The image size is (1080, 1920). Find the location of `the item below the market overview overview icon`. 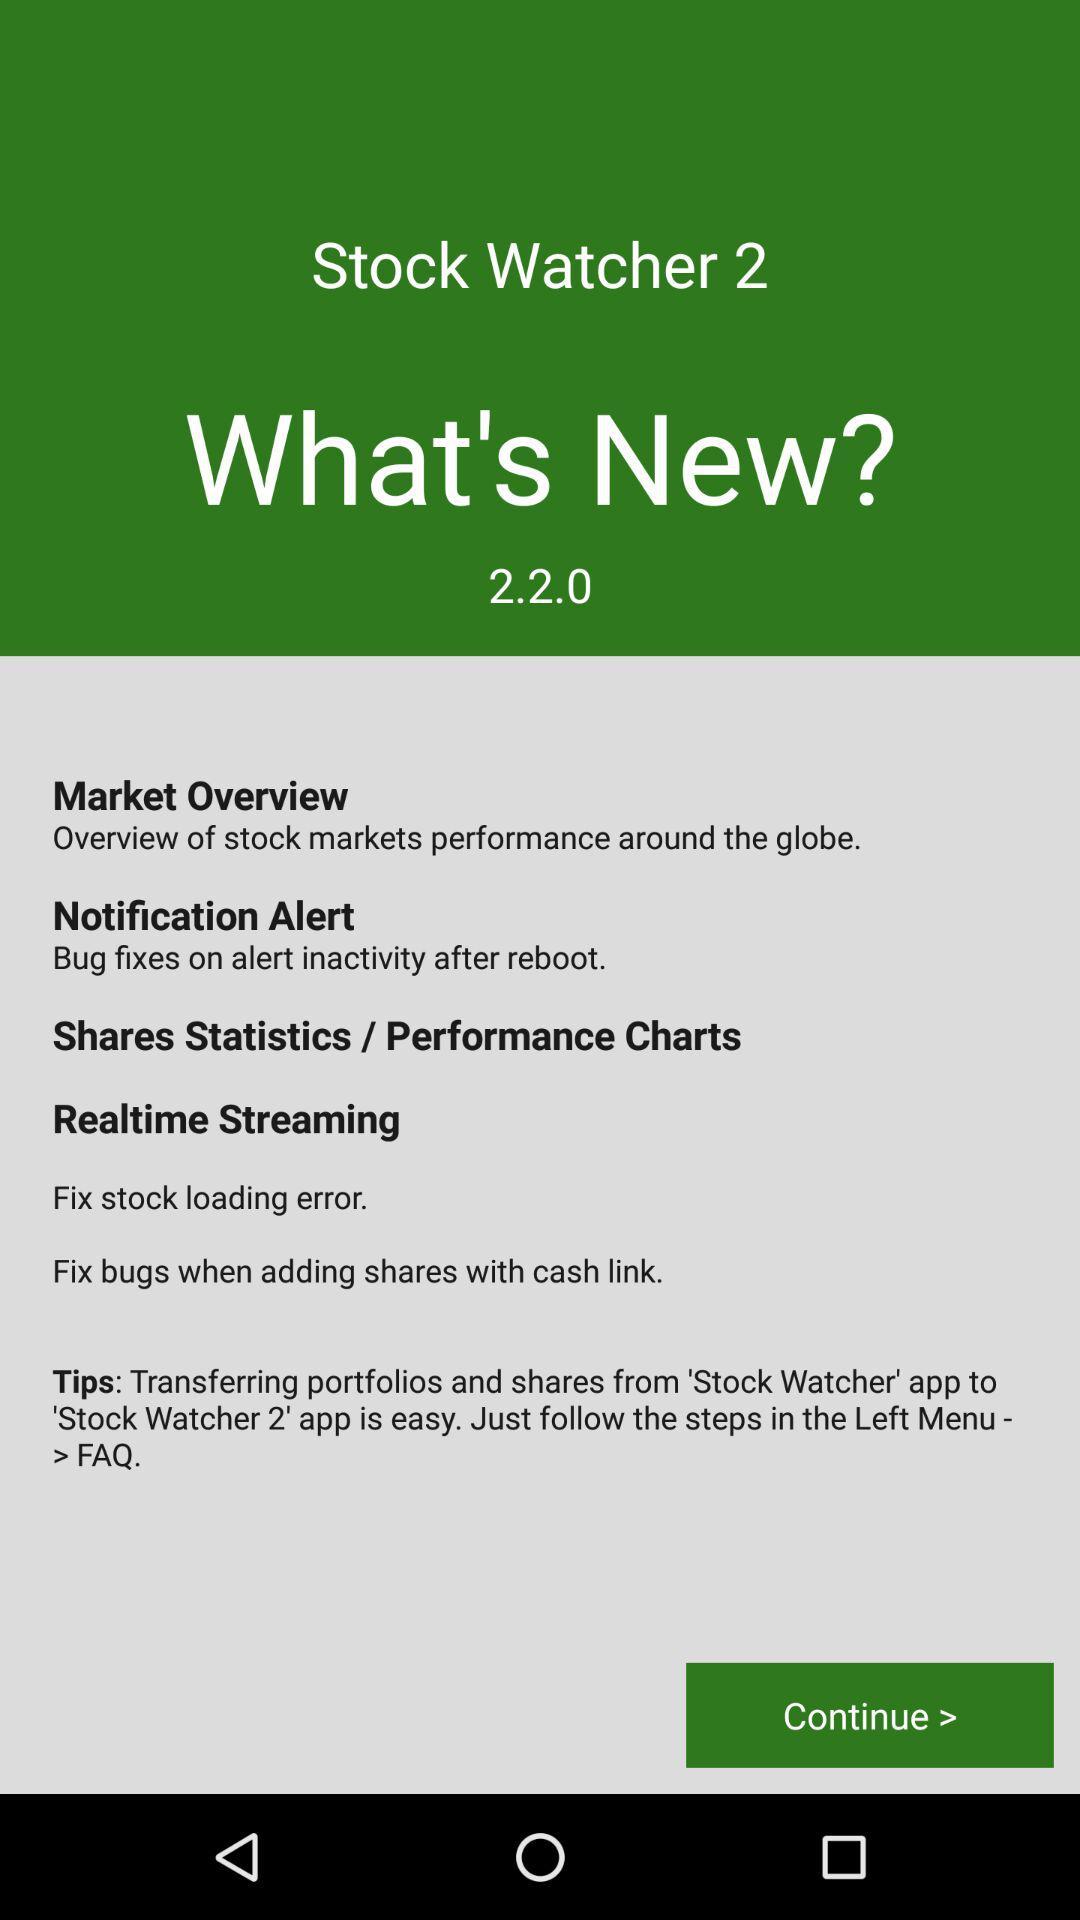

the item below the market overview overview icon is located at coordinates (869, 1714).